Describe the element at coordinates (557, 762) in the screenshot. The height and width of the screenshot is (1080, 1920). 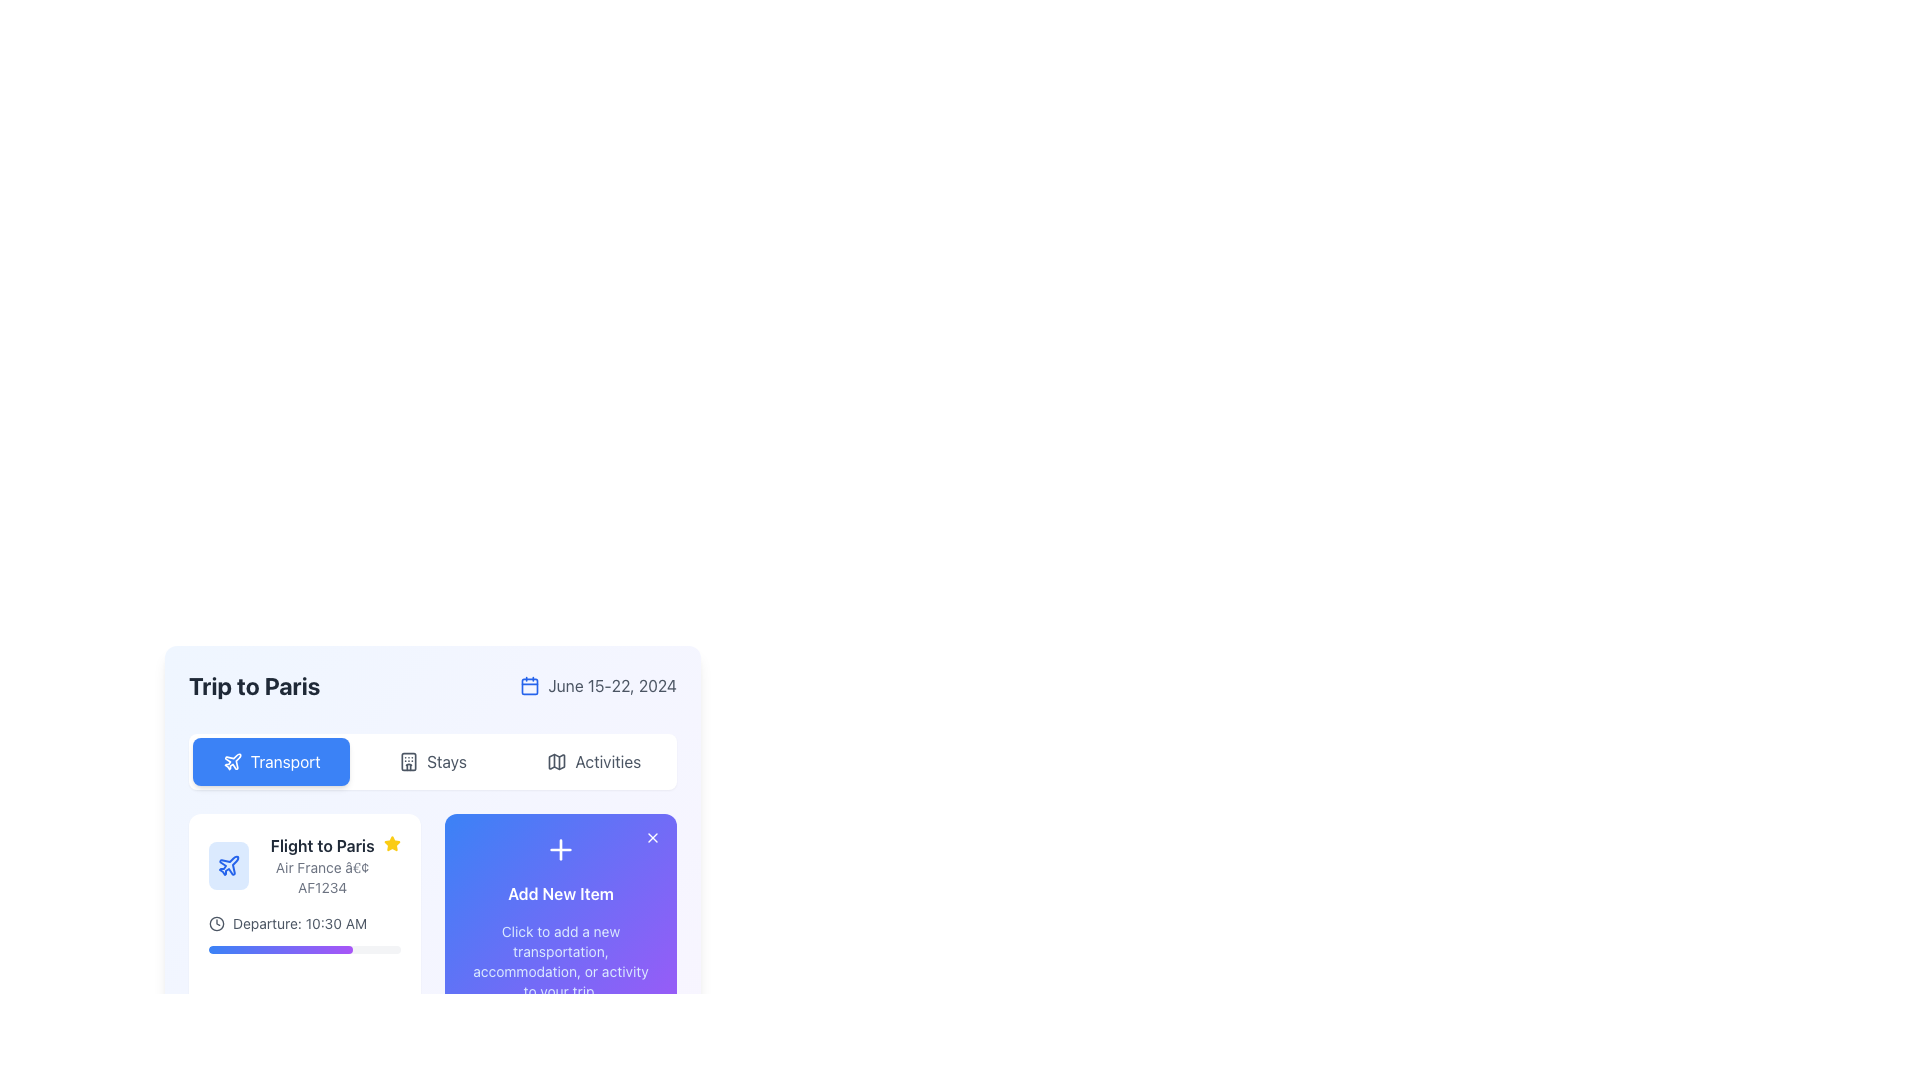
I see `the 'Activities' button by clicking on the map icon, which is a folded map design outlined in monochromatic tones, located to the left of the text 'Activities'` at that location.